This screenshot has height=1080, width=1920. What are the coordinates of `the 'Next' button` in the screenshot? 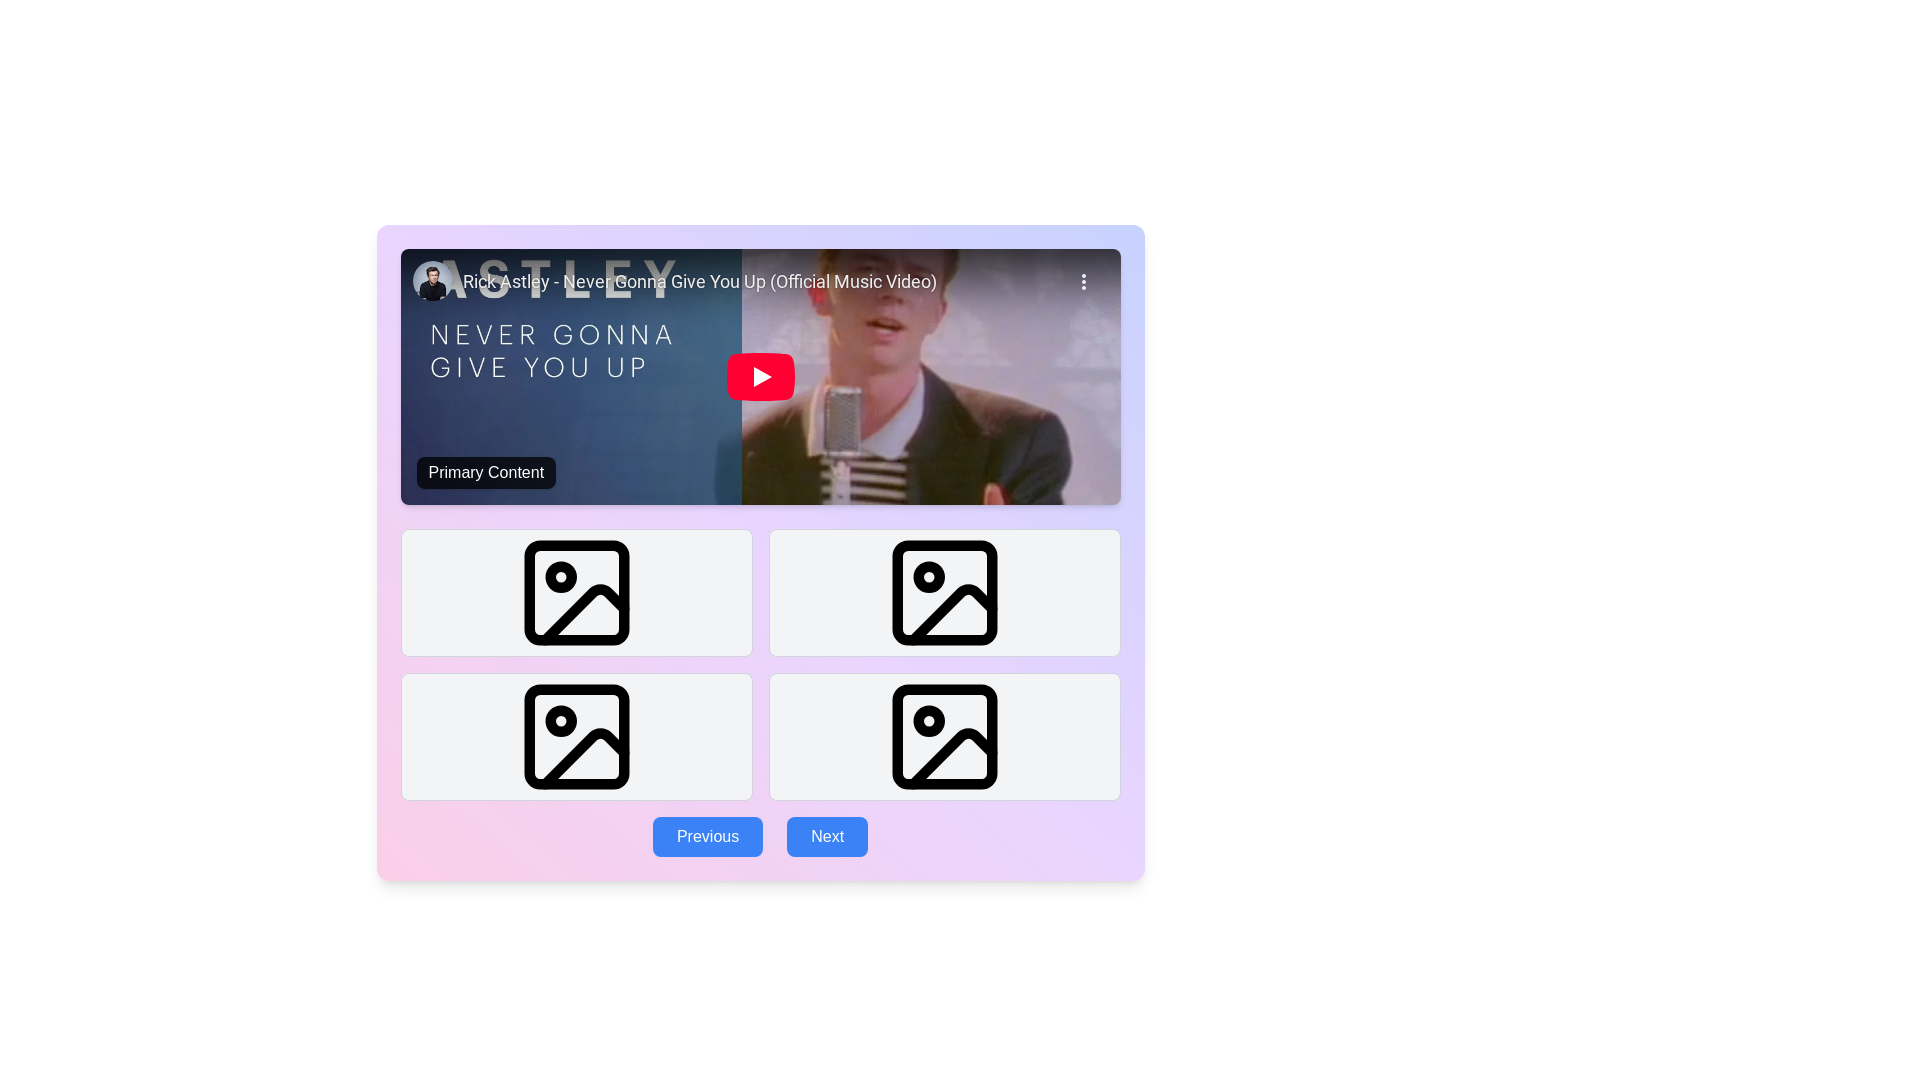 It's located at (827, 837).